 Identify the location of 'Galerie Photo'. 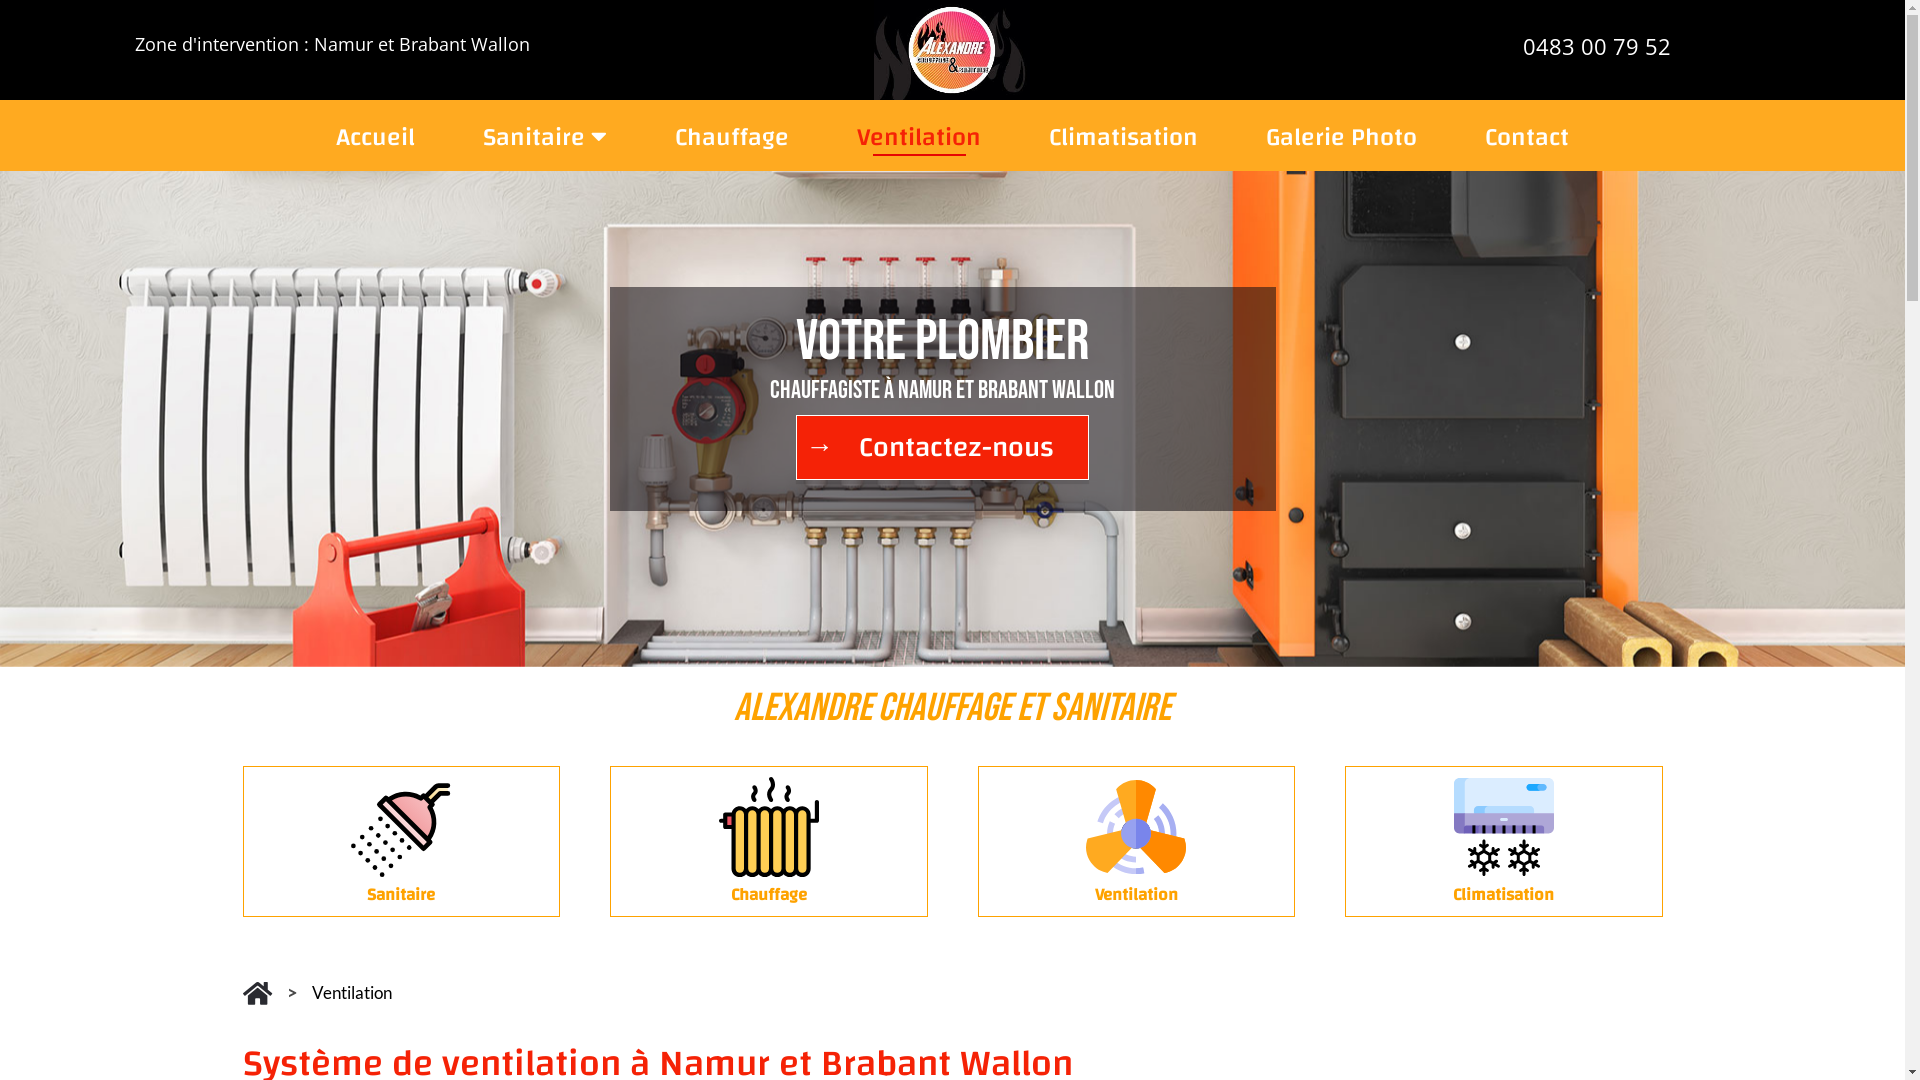
(1341, 142).